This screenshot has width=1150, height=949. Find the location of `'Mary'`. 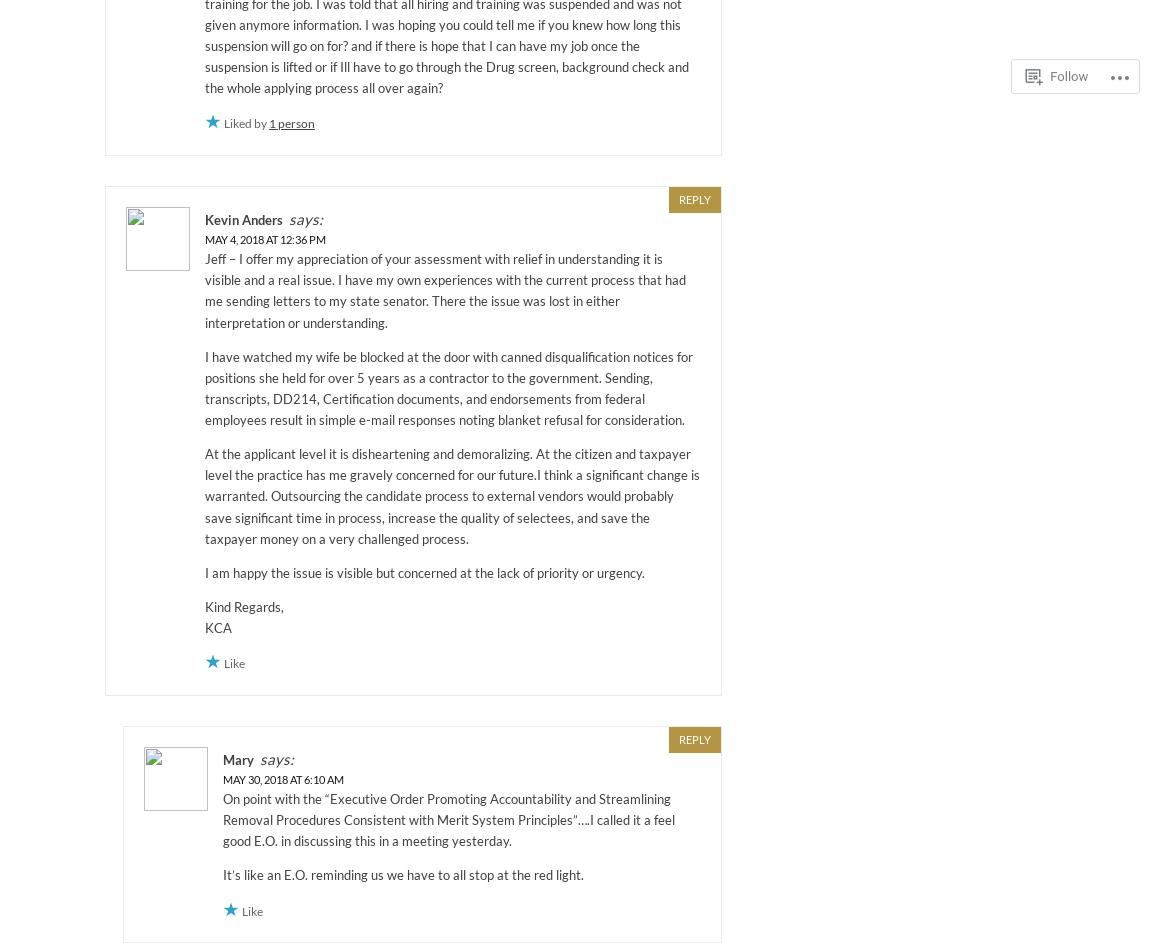

'Mary' is located at coordinates (237, 759).